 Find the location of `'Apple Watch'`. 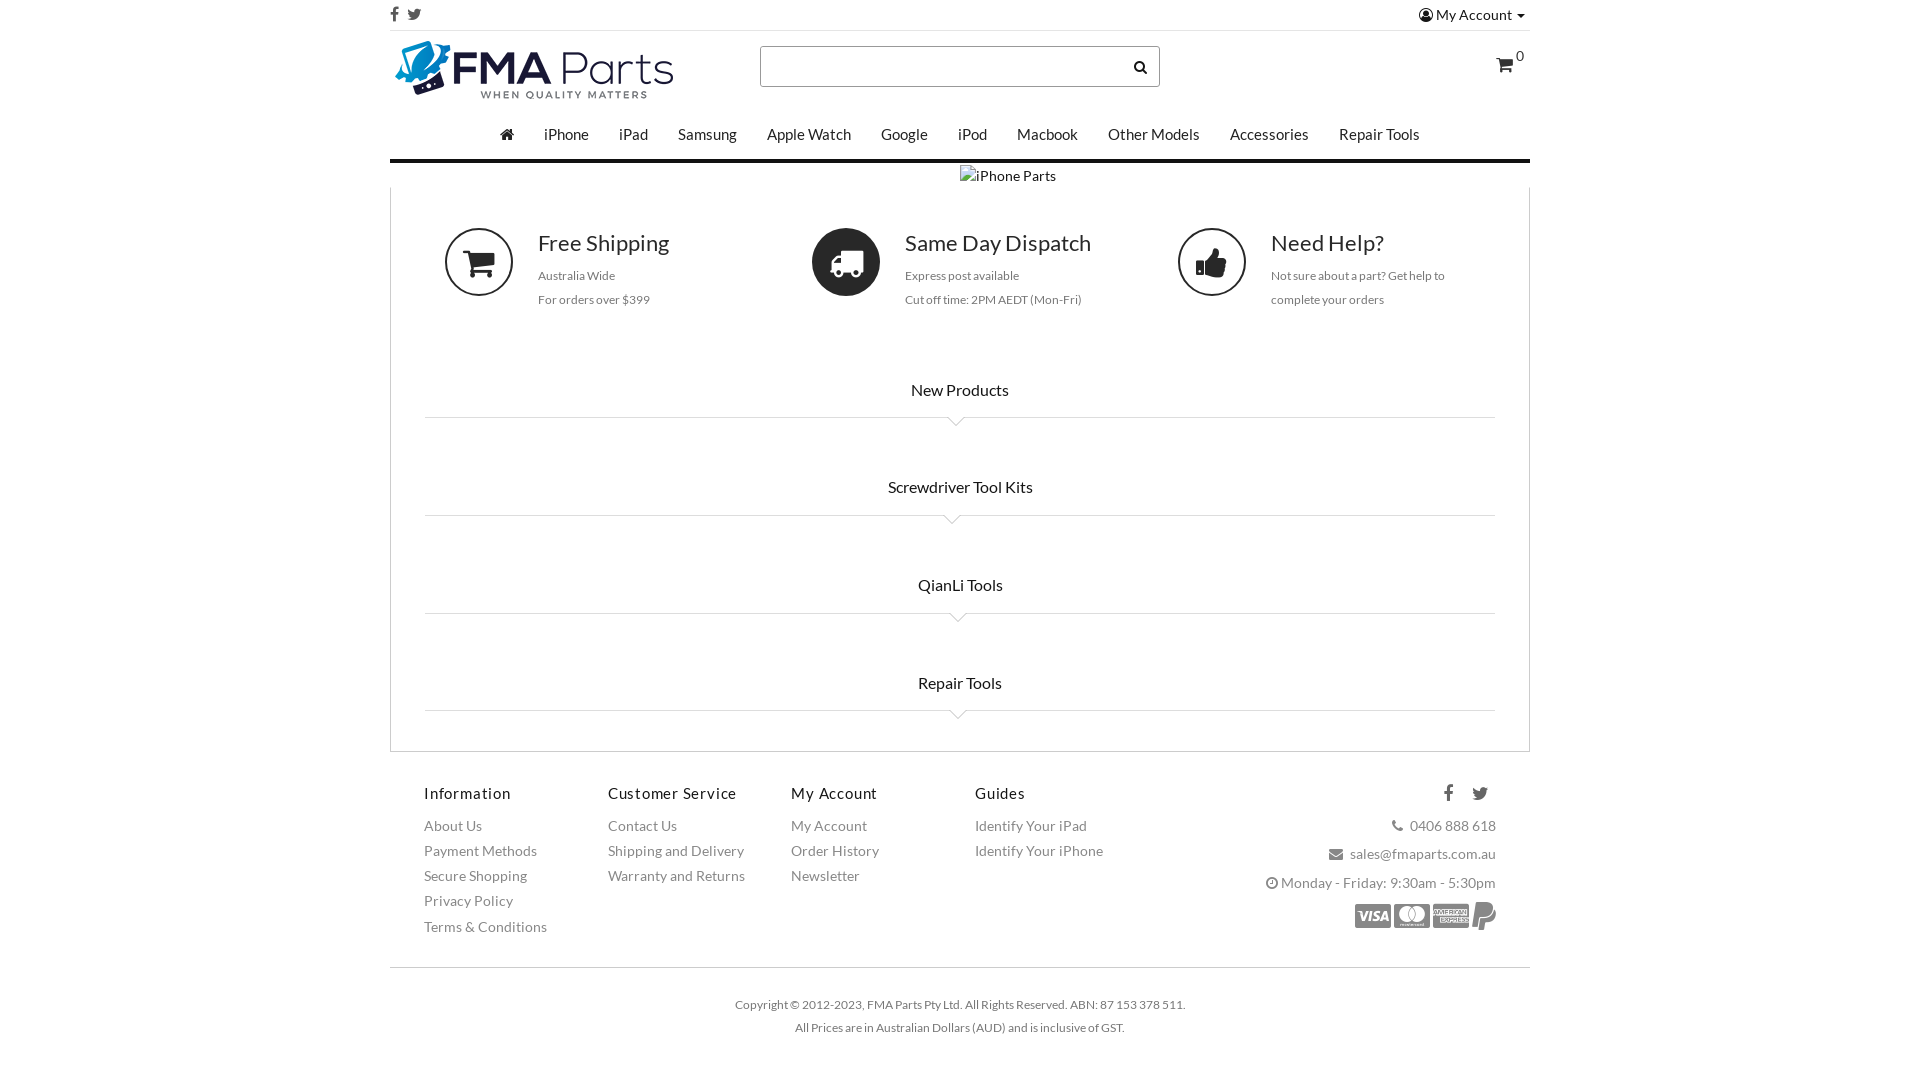

'Apple Watch' is located at coordinates (809, 134).